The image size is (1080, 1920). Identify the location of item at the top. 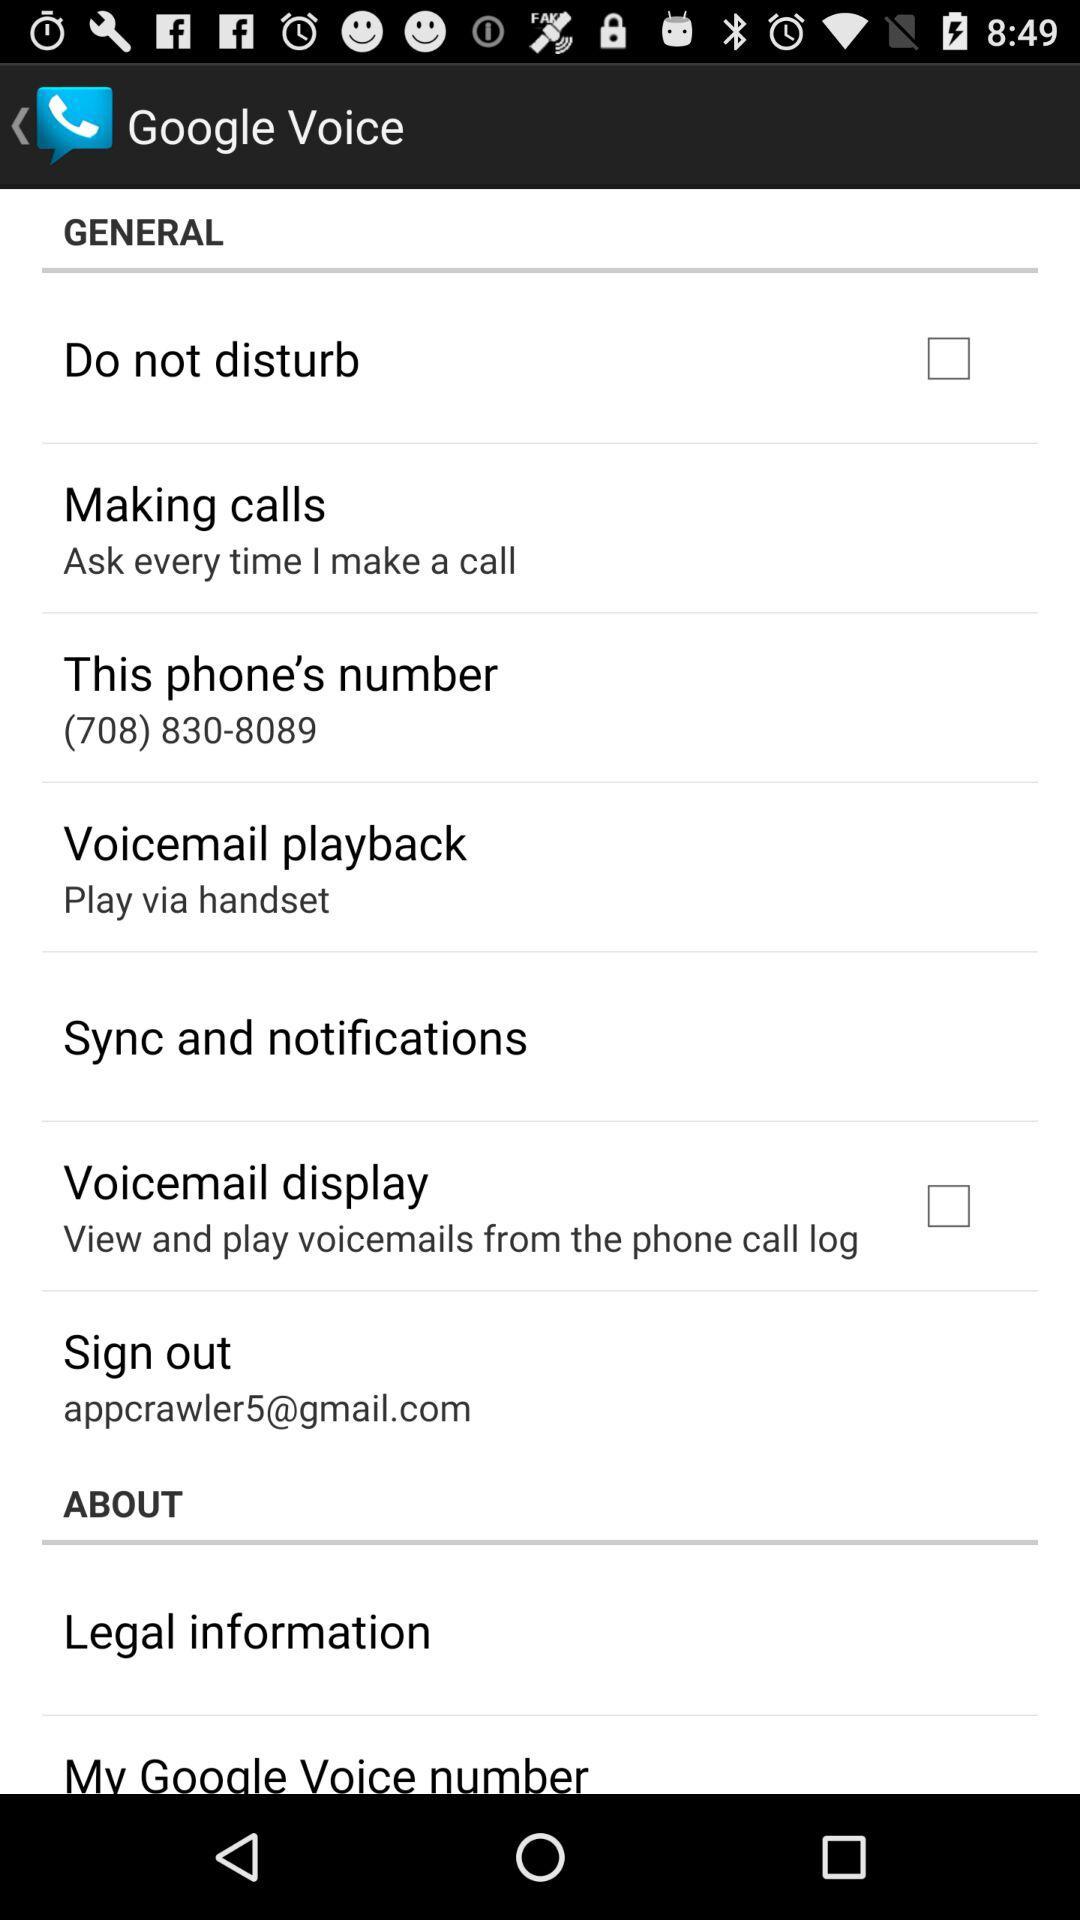
(540, 230).